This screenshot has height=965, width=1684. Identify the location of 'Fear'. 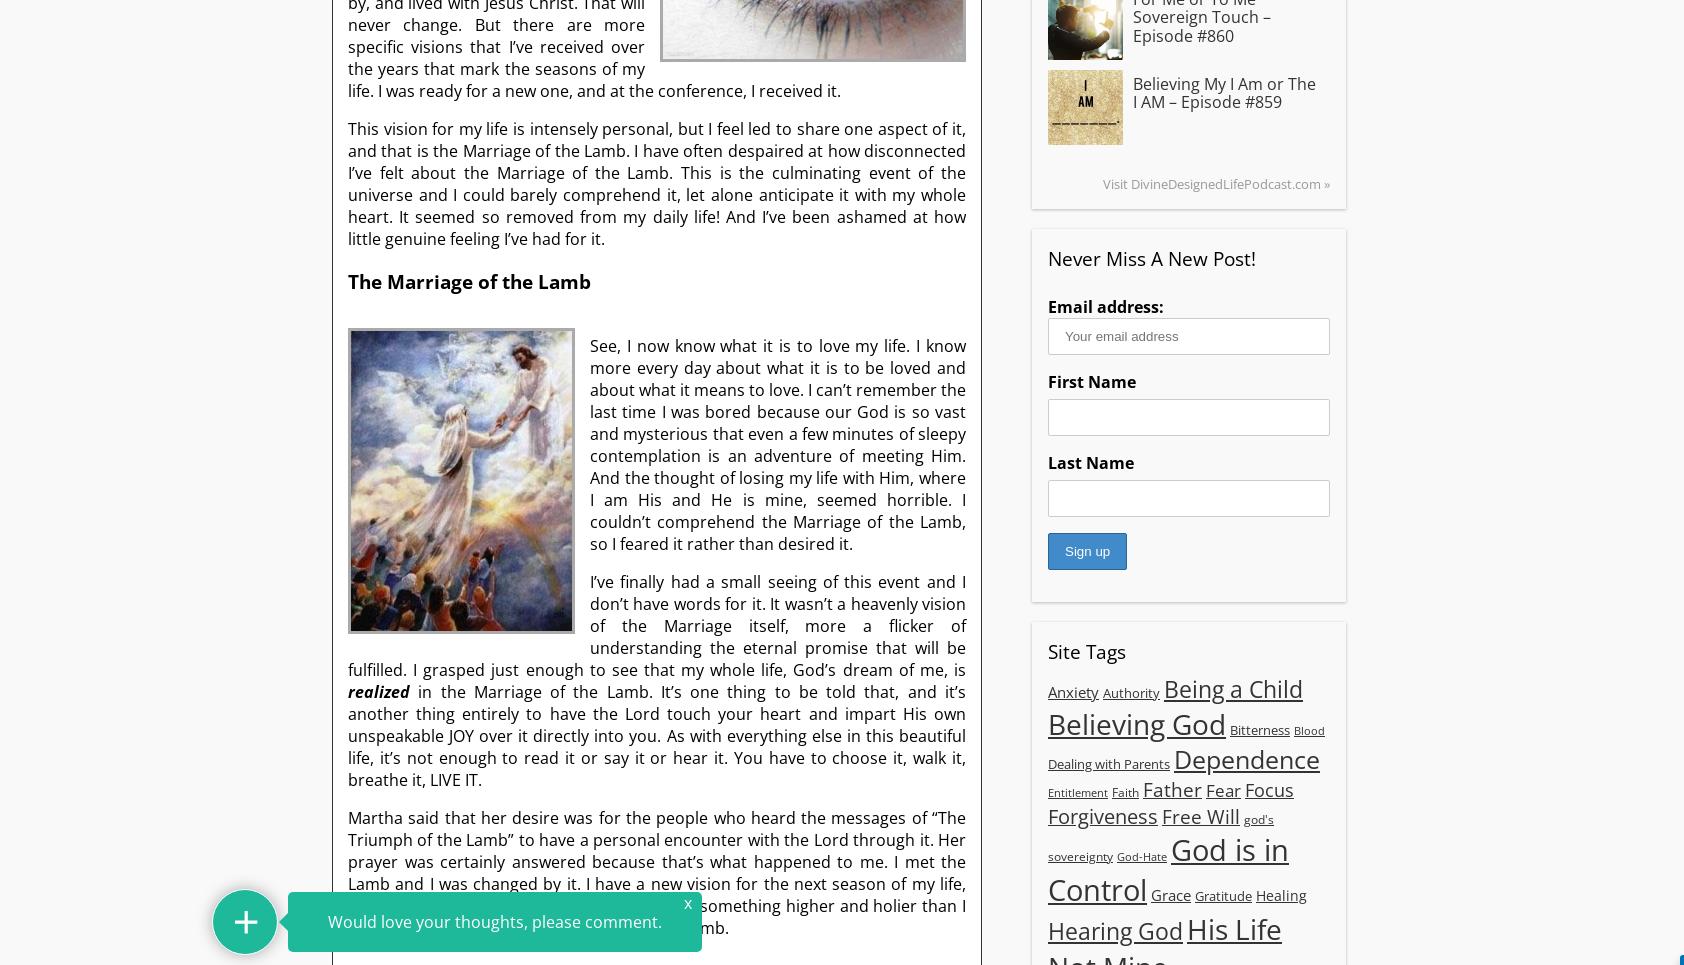
(1206, 789).